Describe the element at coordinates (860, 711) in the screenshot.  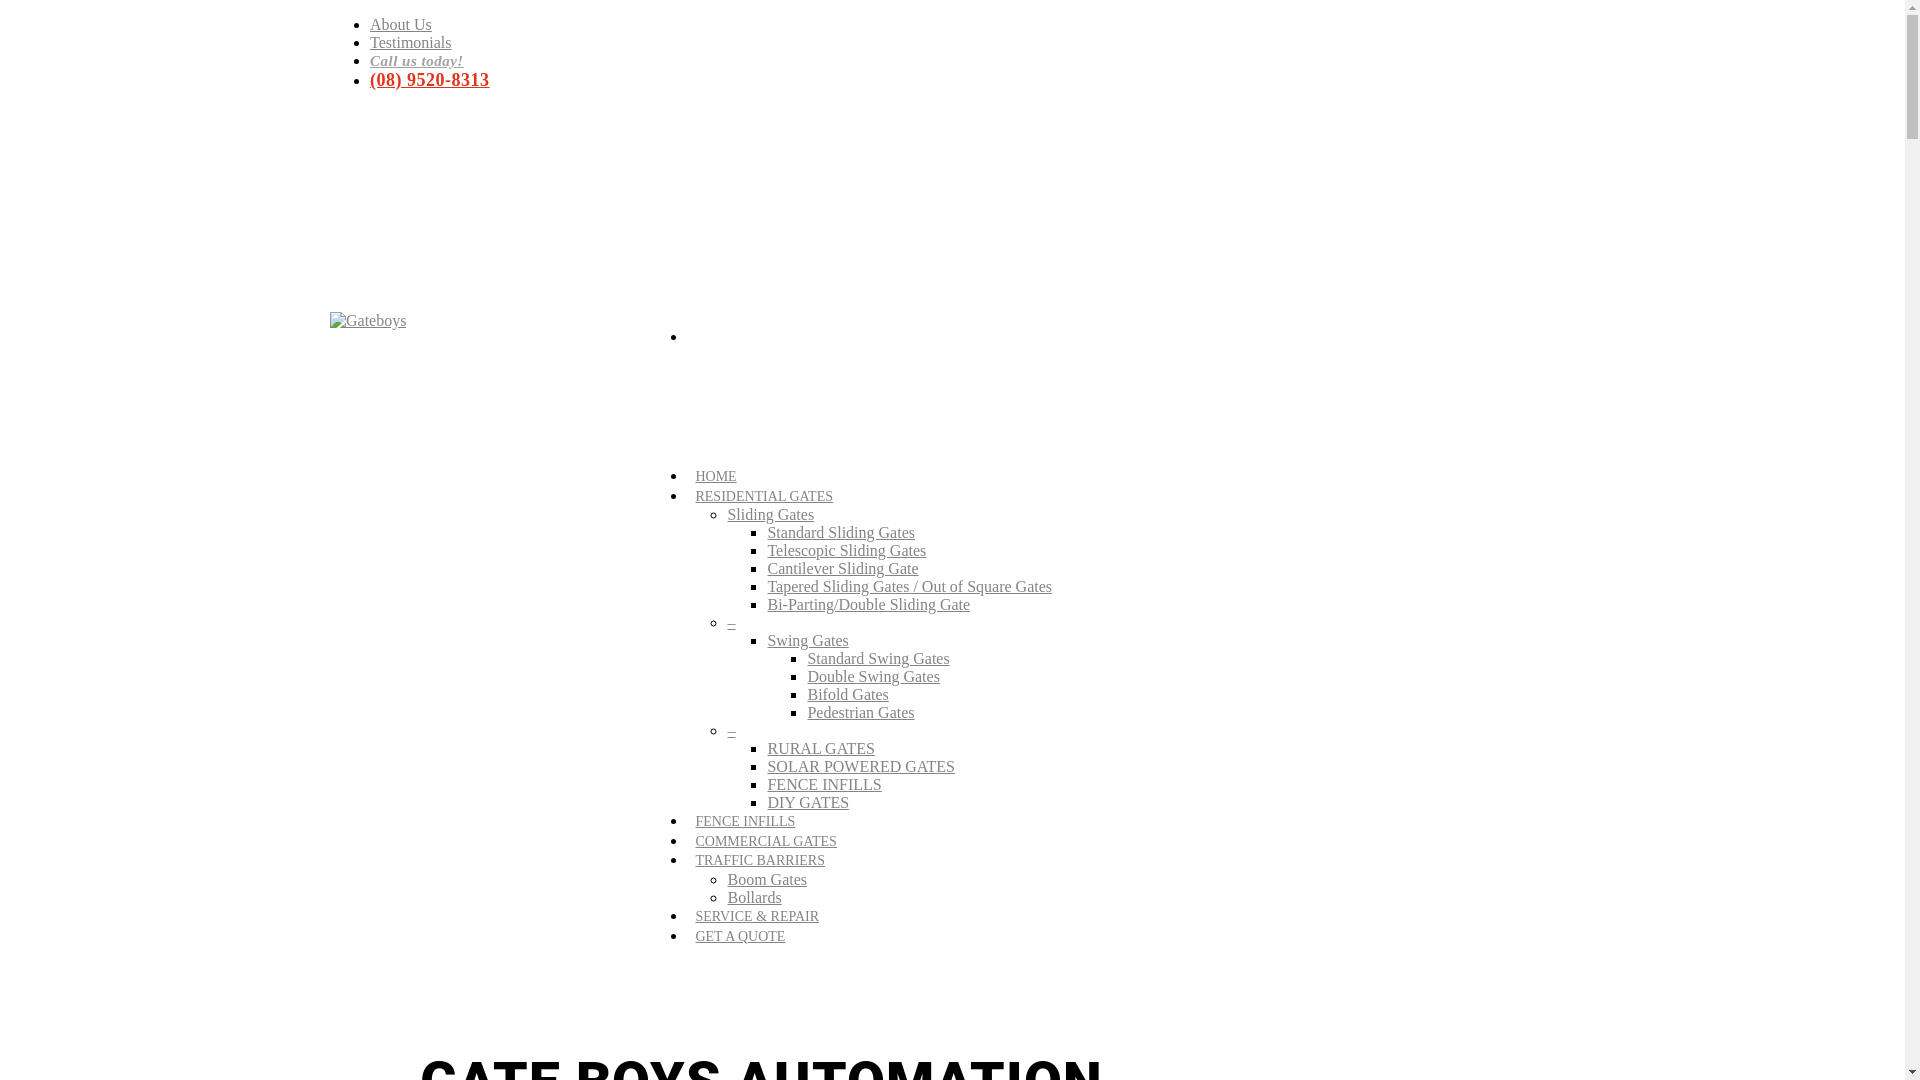
I see `'Pedestrian Gates'` at that location.